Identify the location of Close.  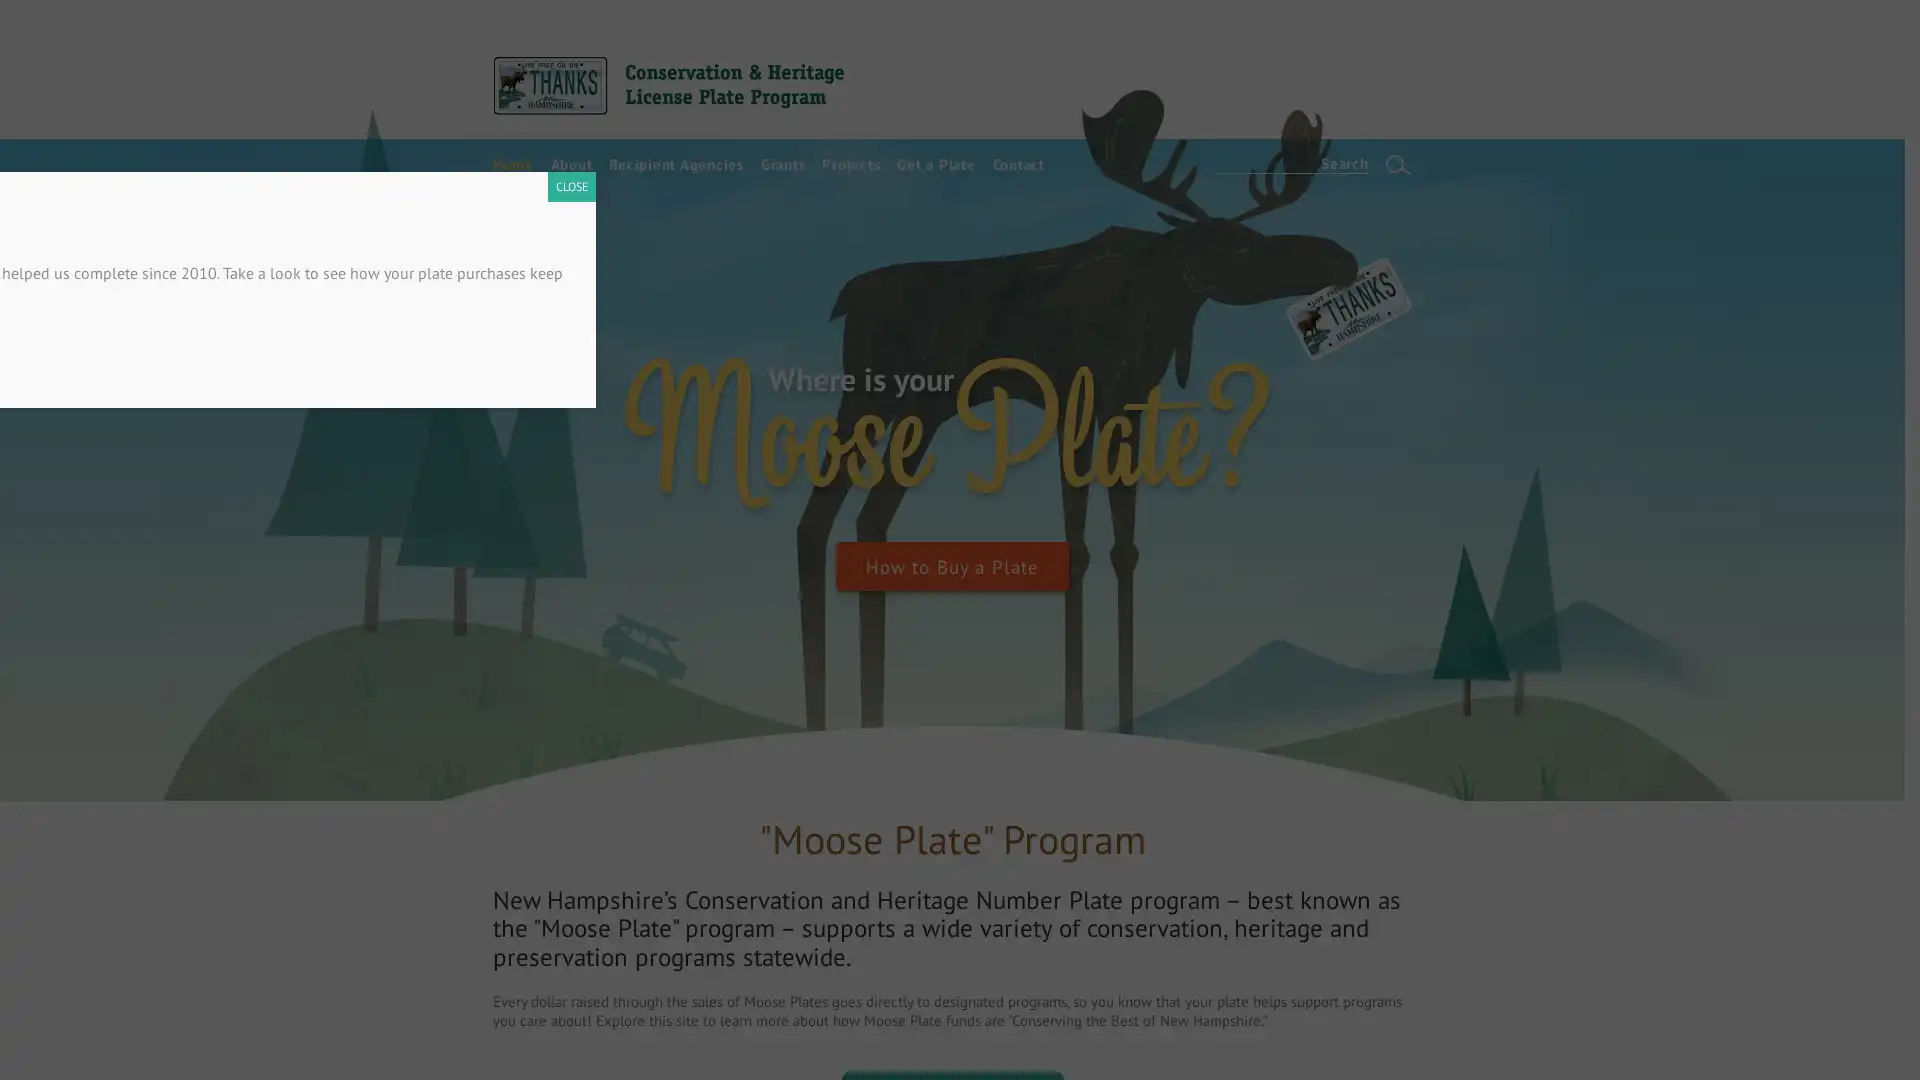
(1512, 435).